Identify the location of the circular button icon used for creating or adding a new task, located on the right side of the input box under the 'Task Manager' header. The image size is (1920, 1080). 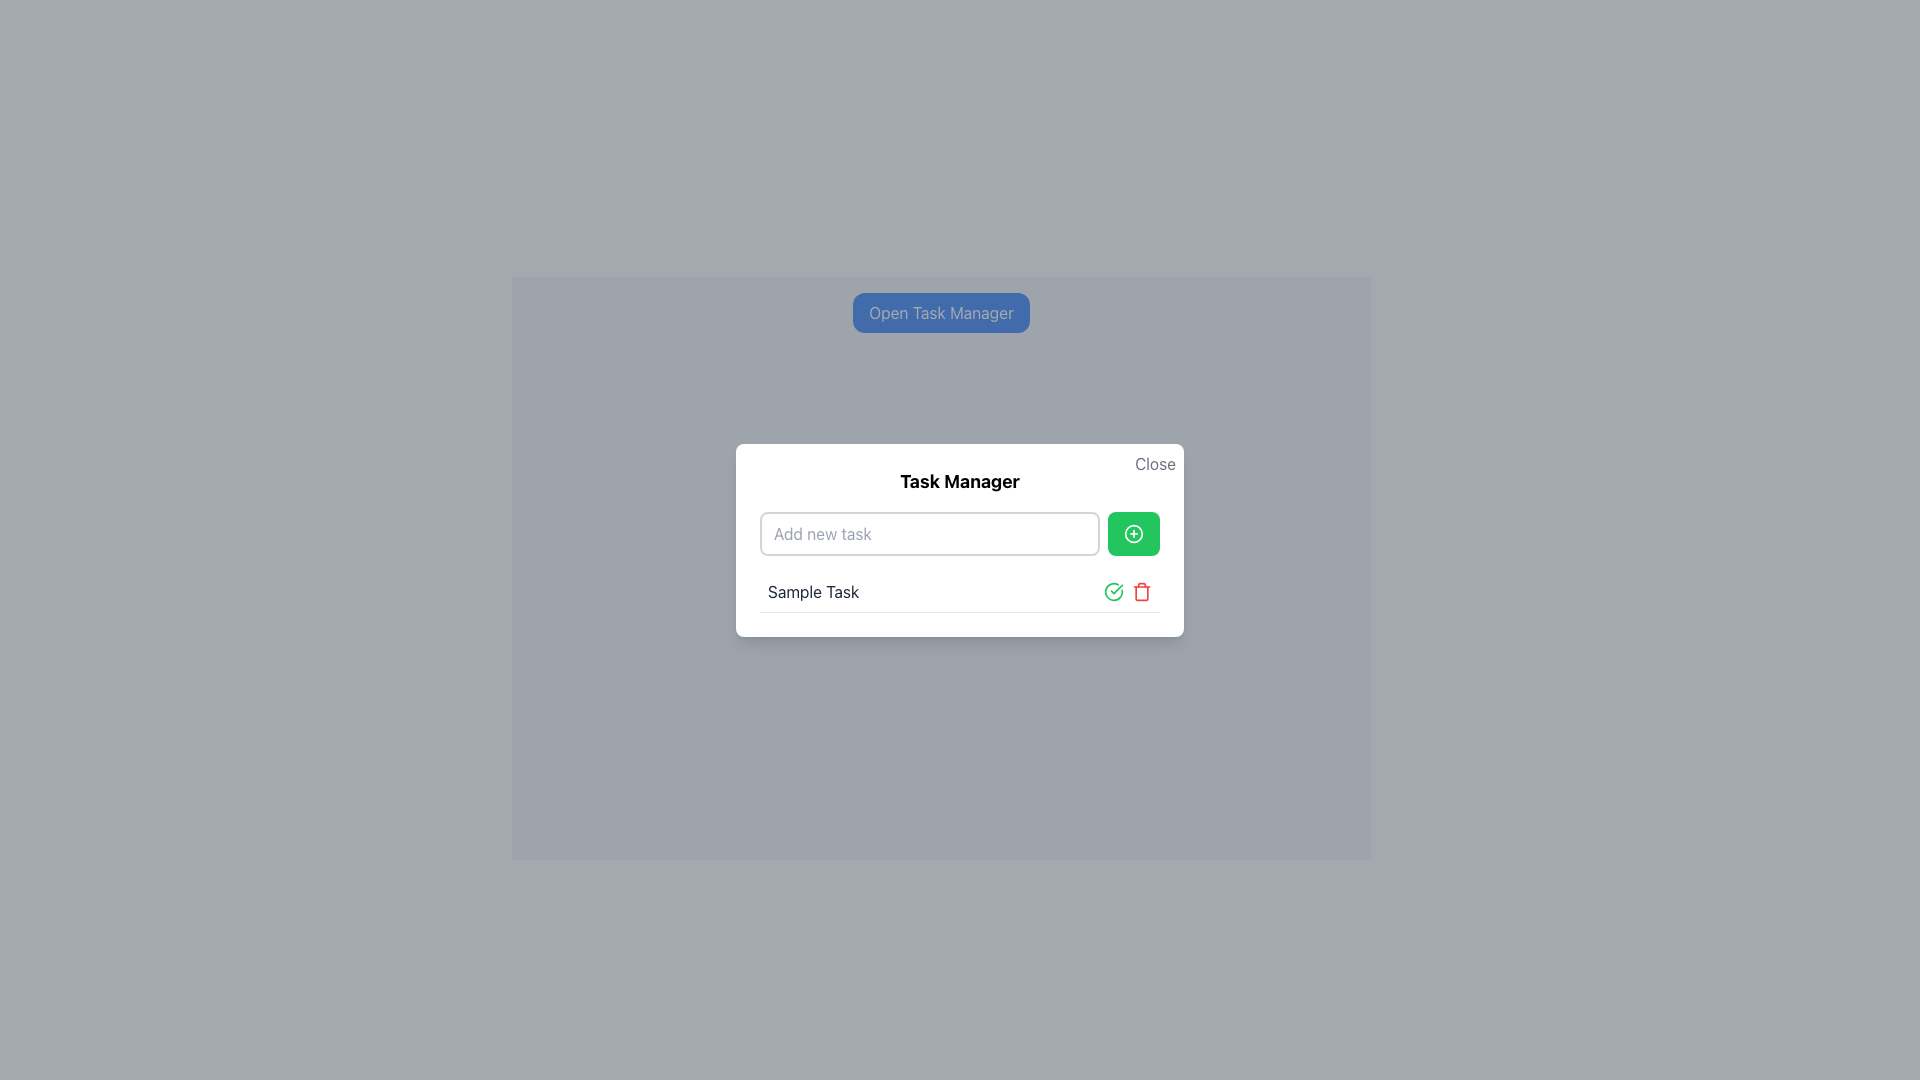
(1133, 531).